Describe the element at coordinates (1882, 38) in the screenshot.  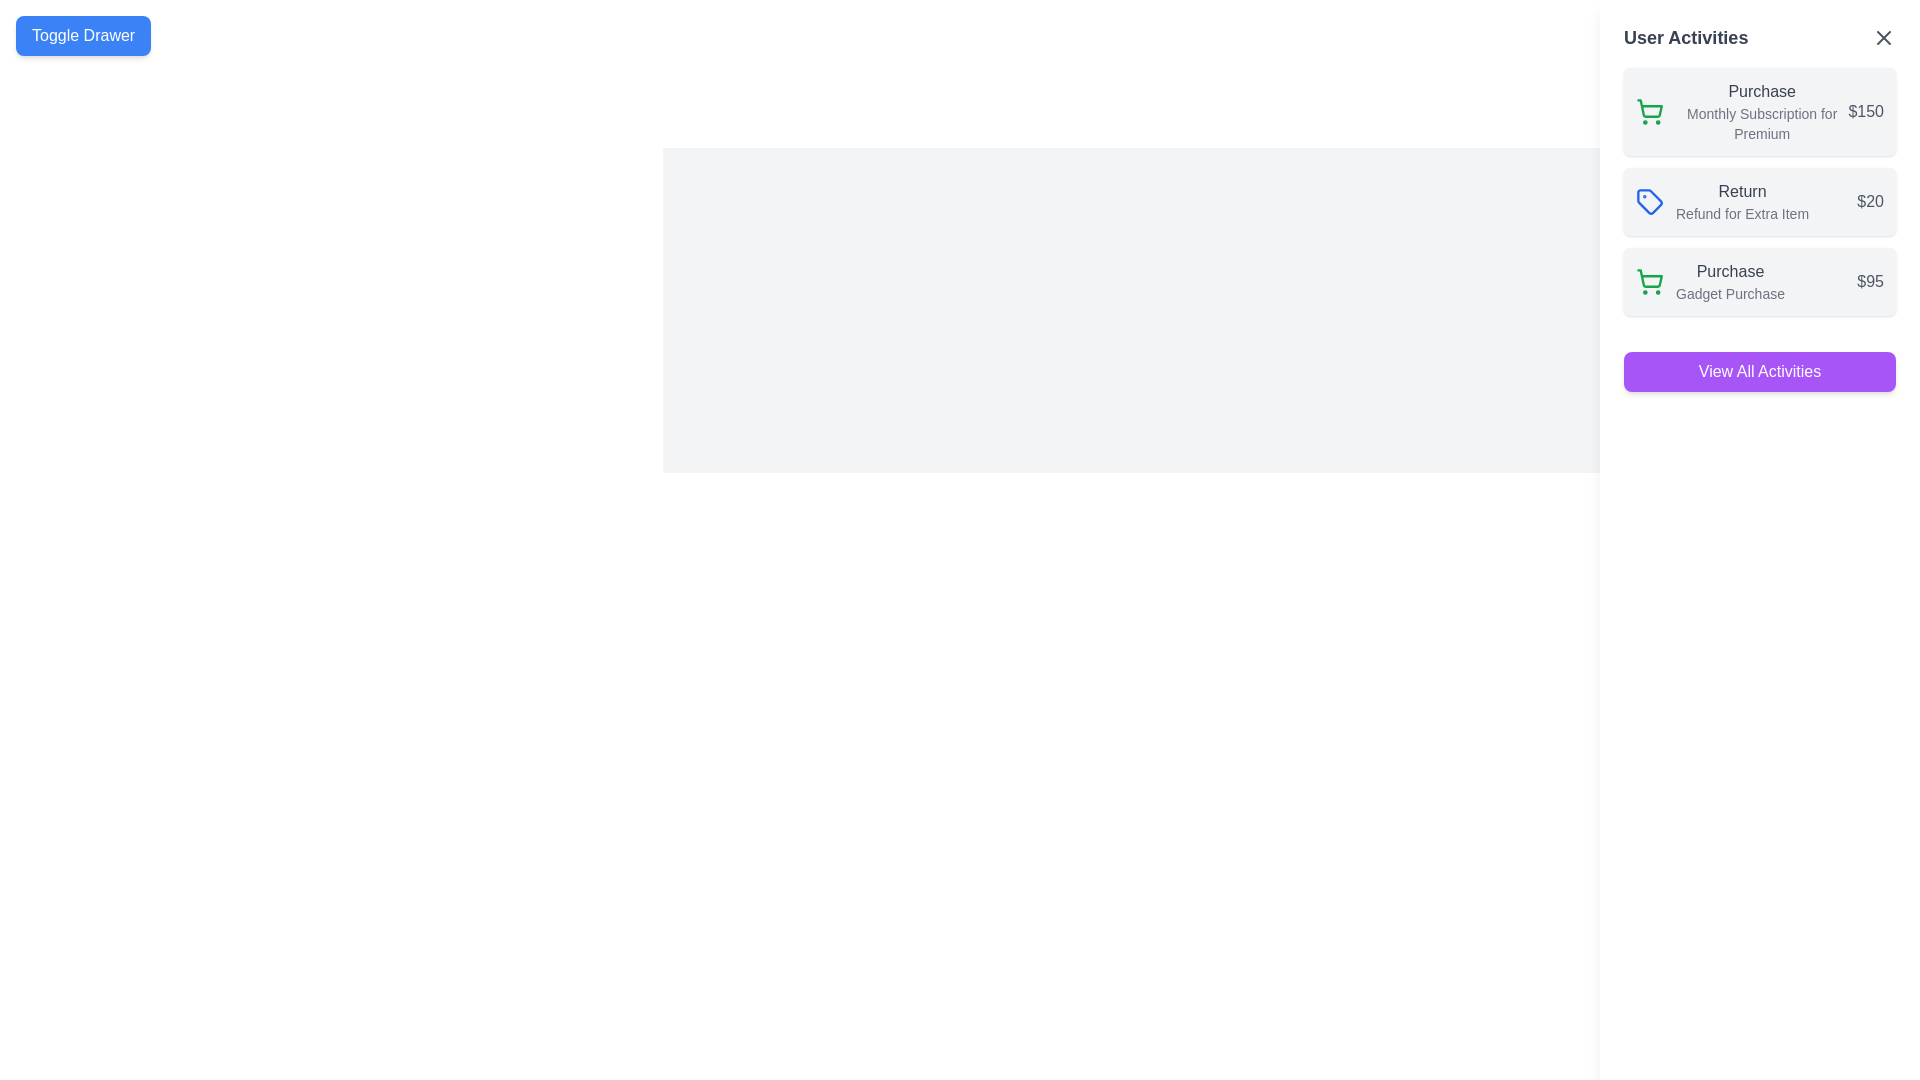
I see `the dark gray 'X' icon button located in the top-right corner of the 'User Activities' section header` at that location.